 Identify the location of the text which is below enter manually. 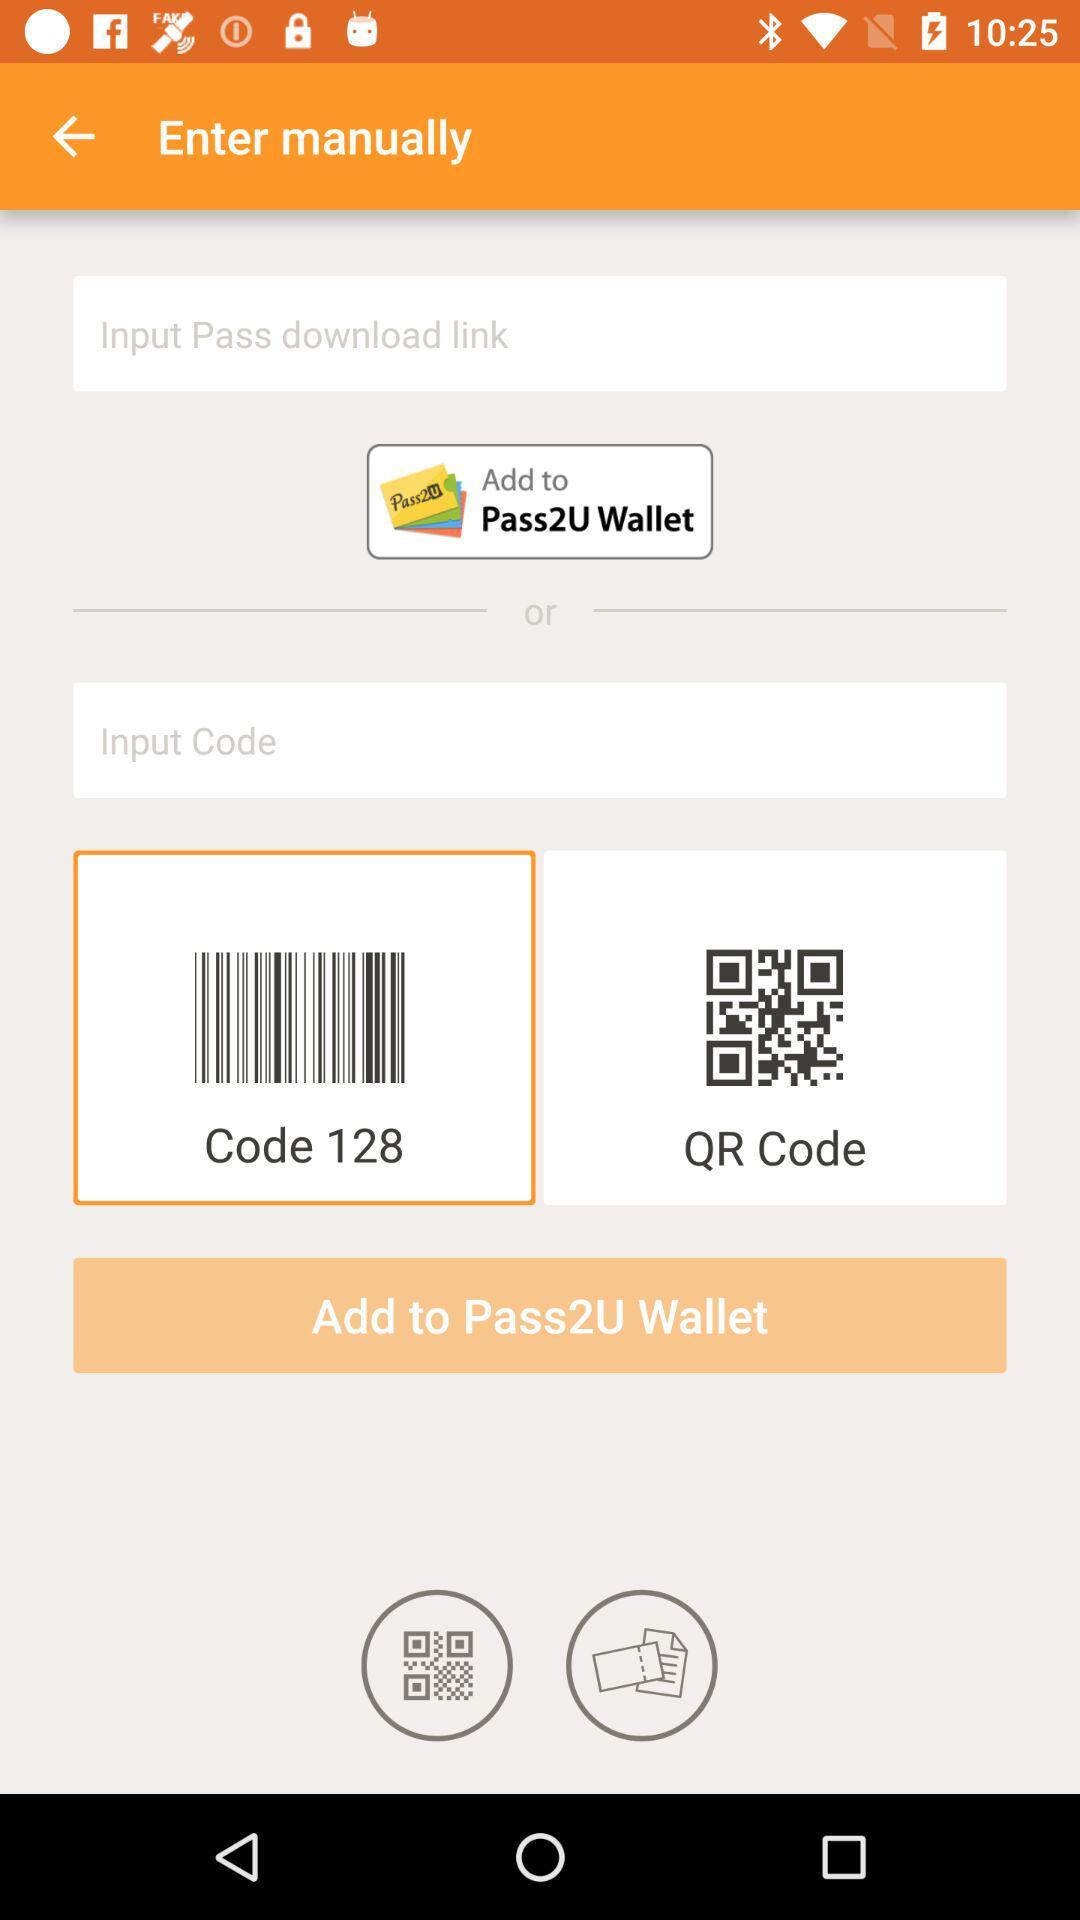
(540, 334).